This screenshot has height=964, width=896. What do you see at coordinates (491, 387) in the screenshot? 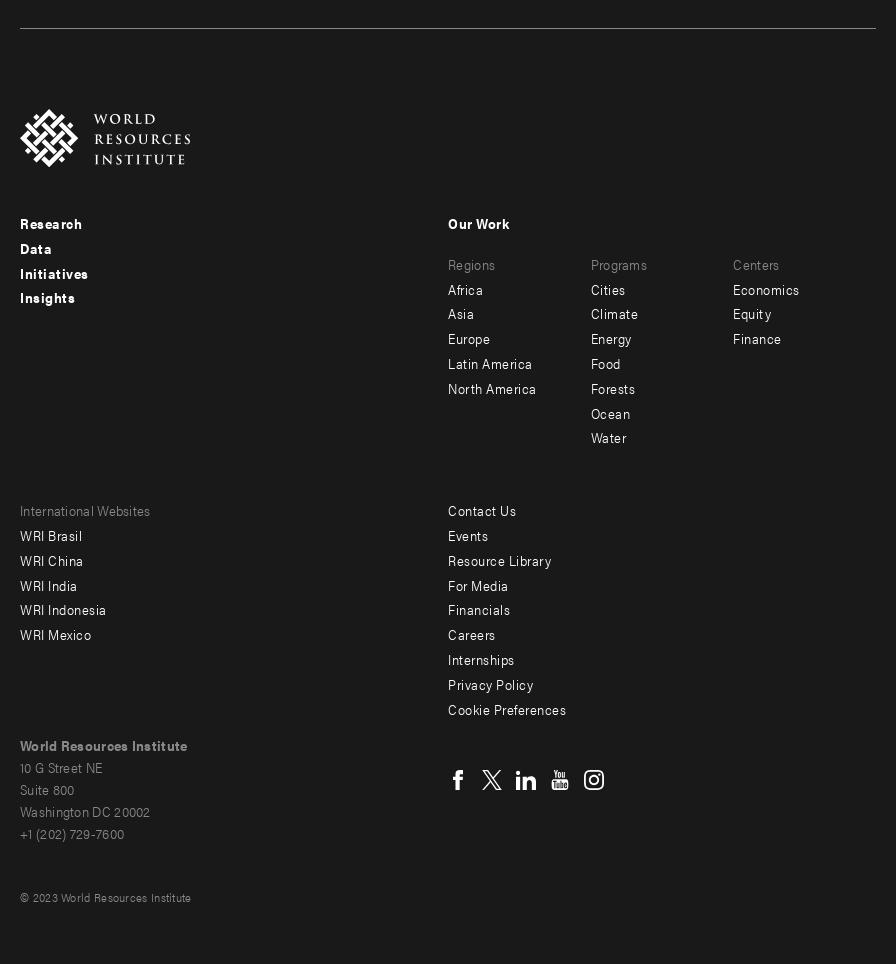
I see `'North America'` at bounding box center [491, 387].